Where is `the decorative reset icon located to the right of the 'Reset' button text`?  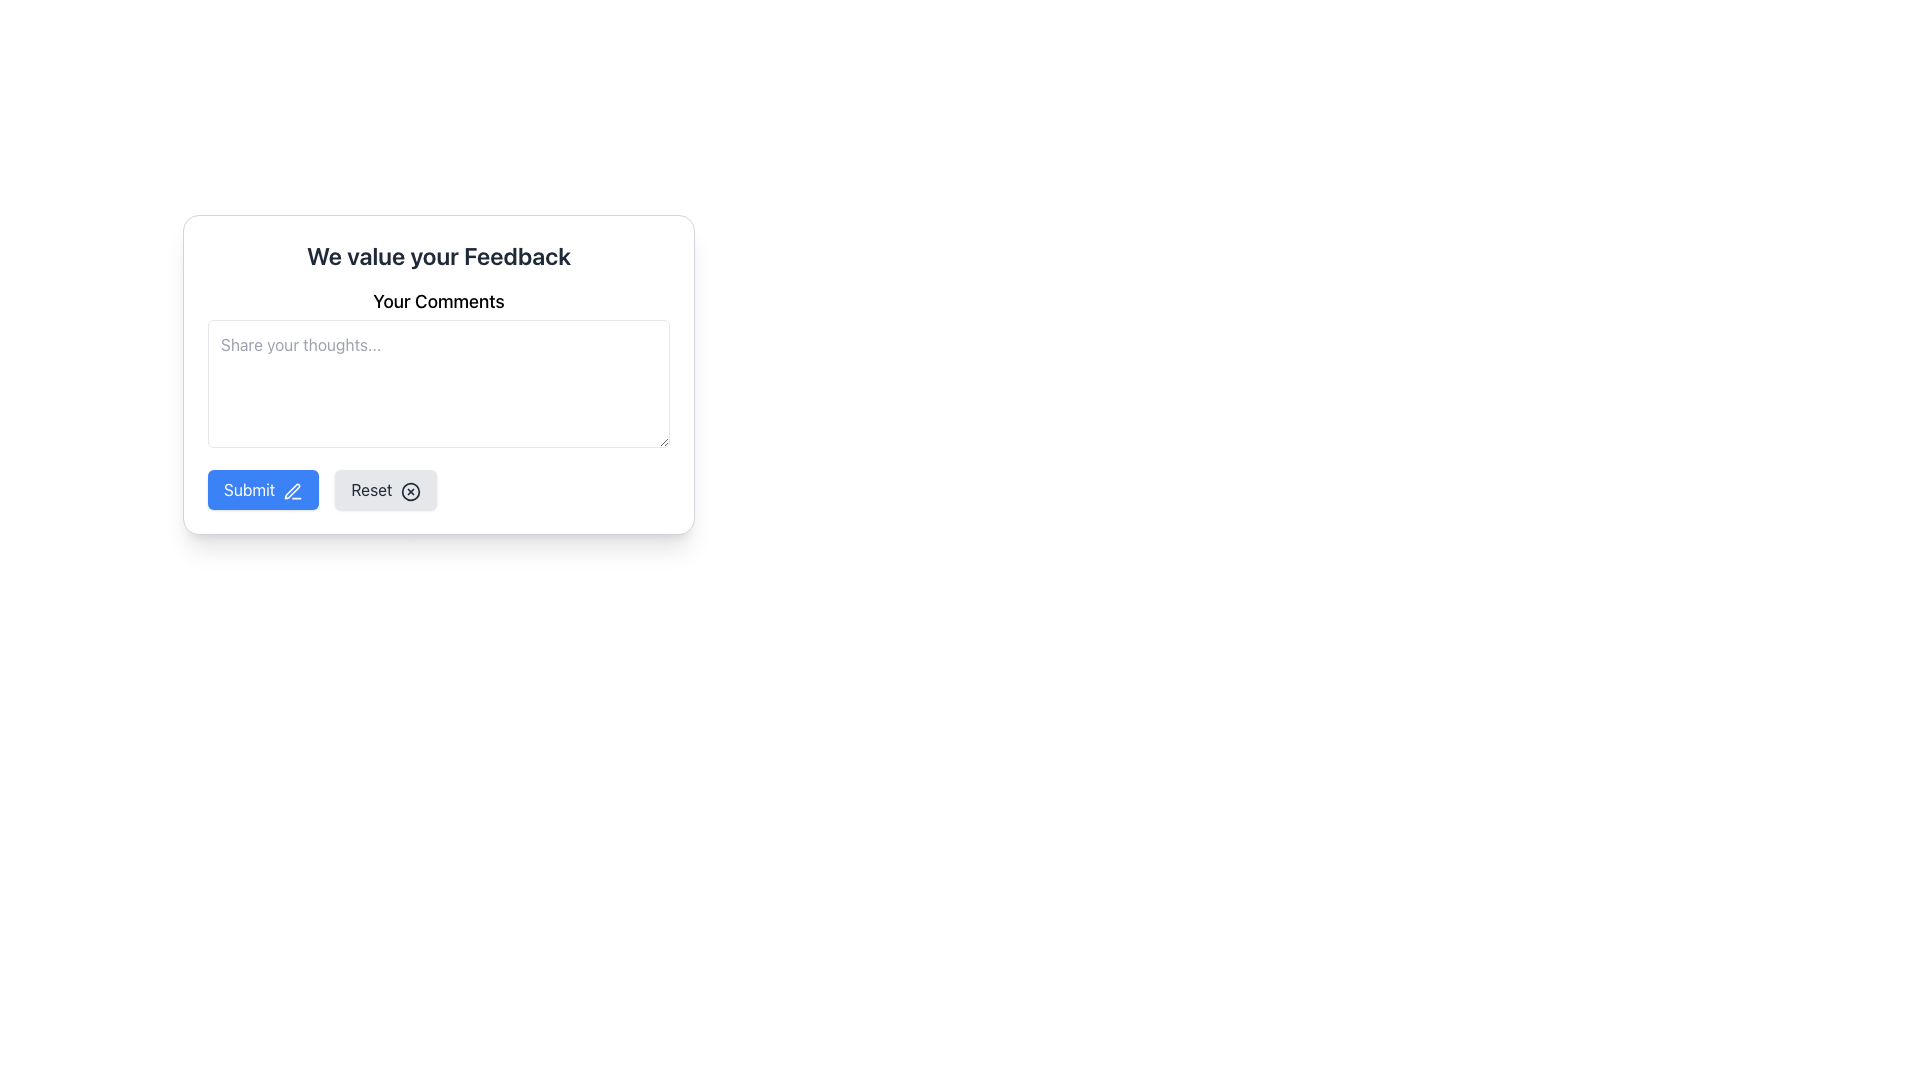
the decorative reset icon located to the right of the 'Reset' button text is located at coordinates (409, 491).